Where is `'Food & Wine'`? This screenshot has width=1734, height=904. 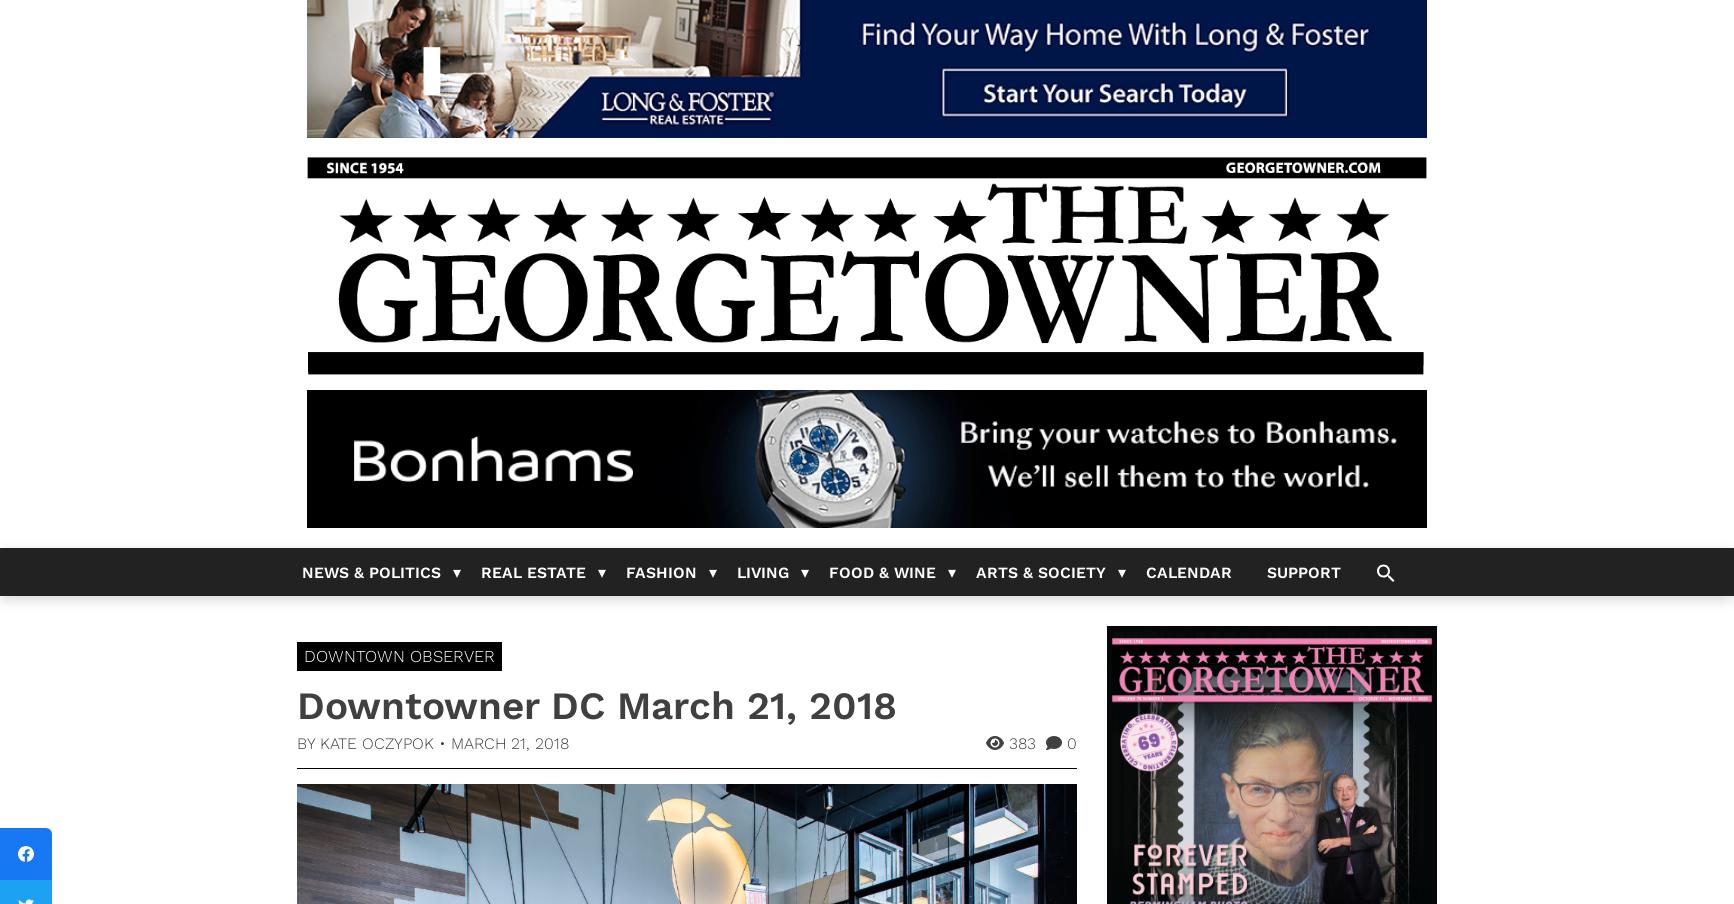
'Food & Wine' is located at coordinates (882, 571).